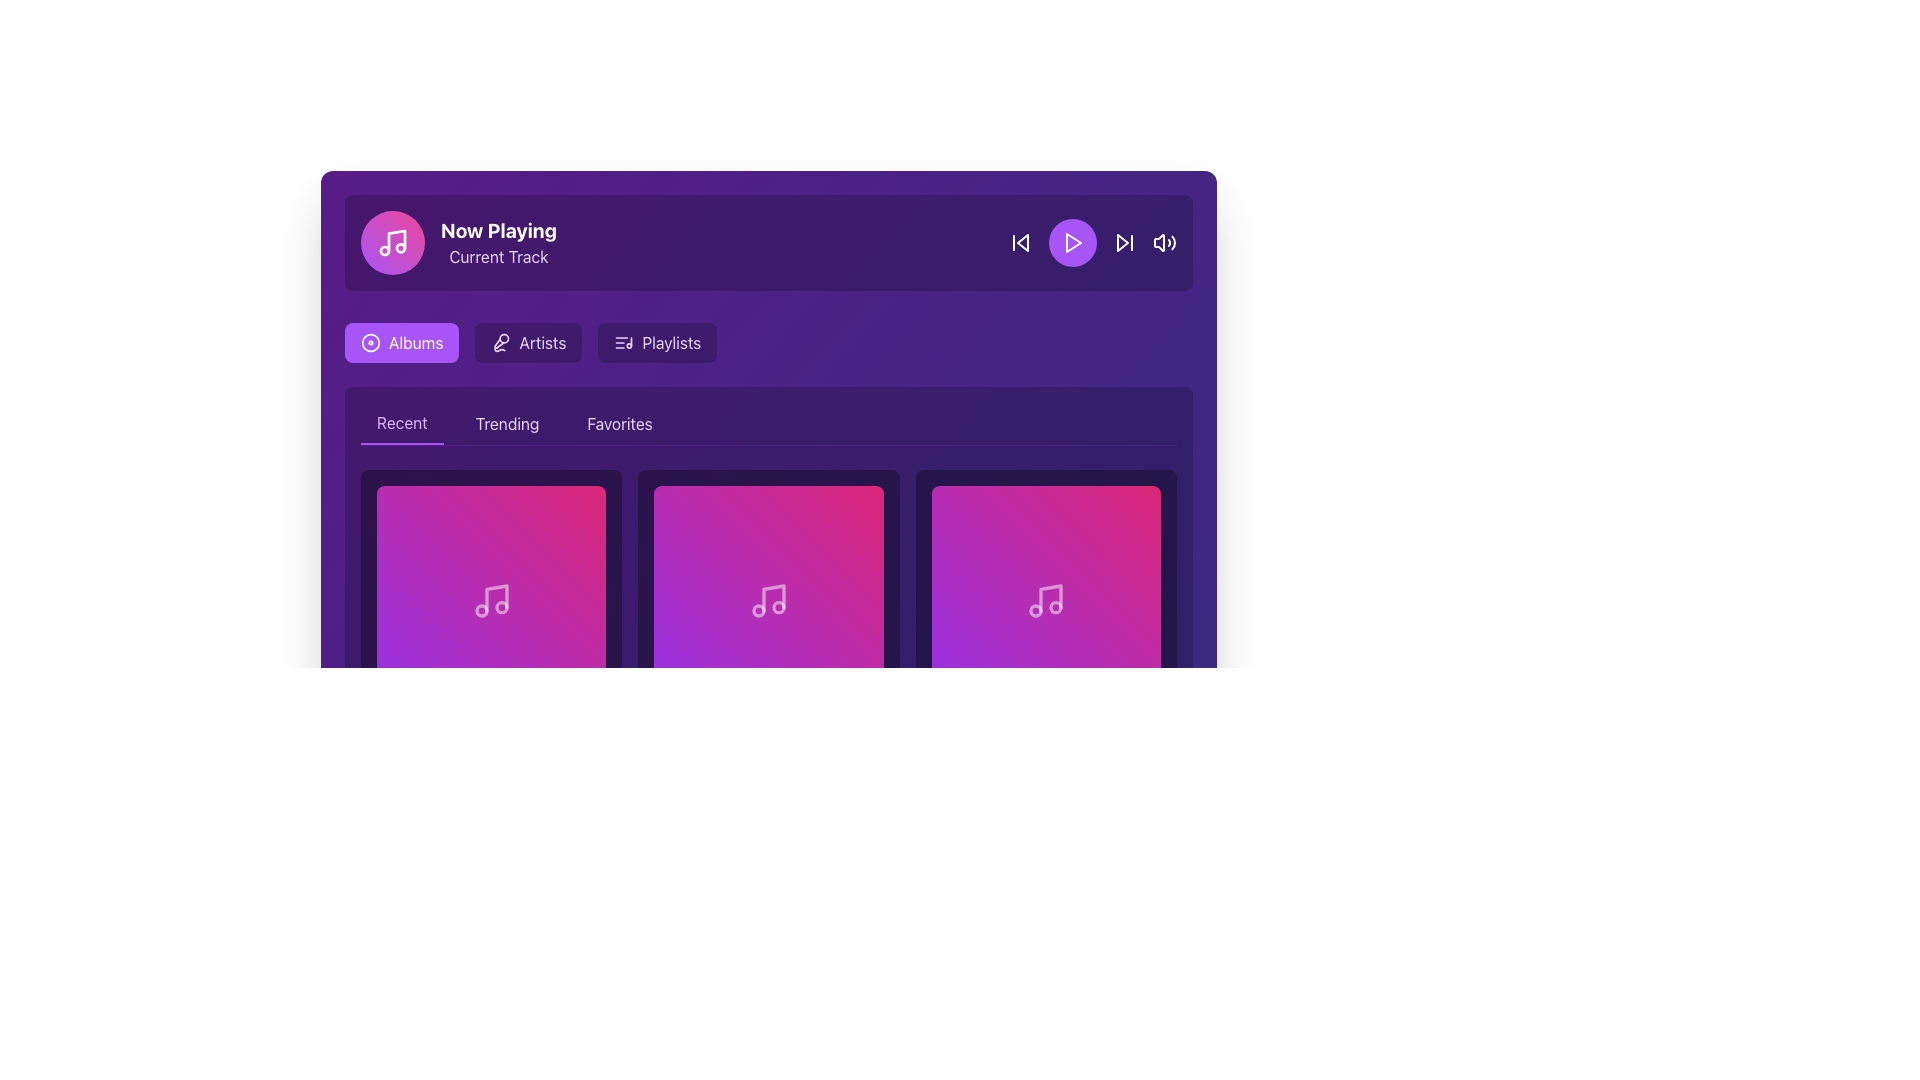 The image size is (1920, 1080). What do you see at coordinates (1165, 242) in the screenshot?
I see `the volume control icon button located in the top-right corner of the interface` at bounding box center [1165, 242].